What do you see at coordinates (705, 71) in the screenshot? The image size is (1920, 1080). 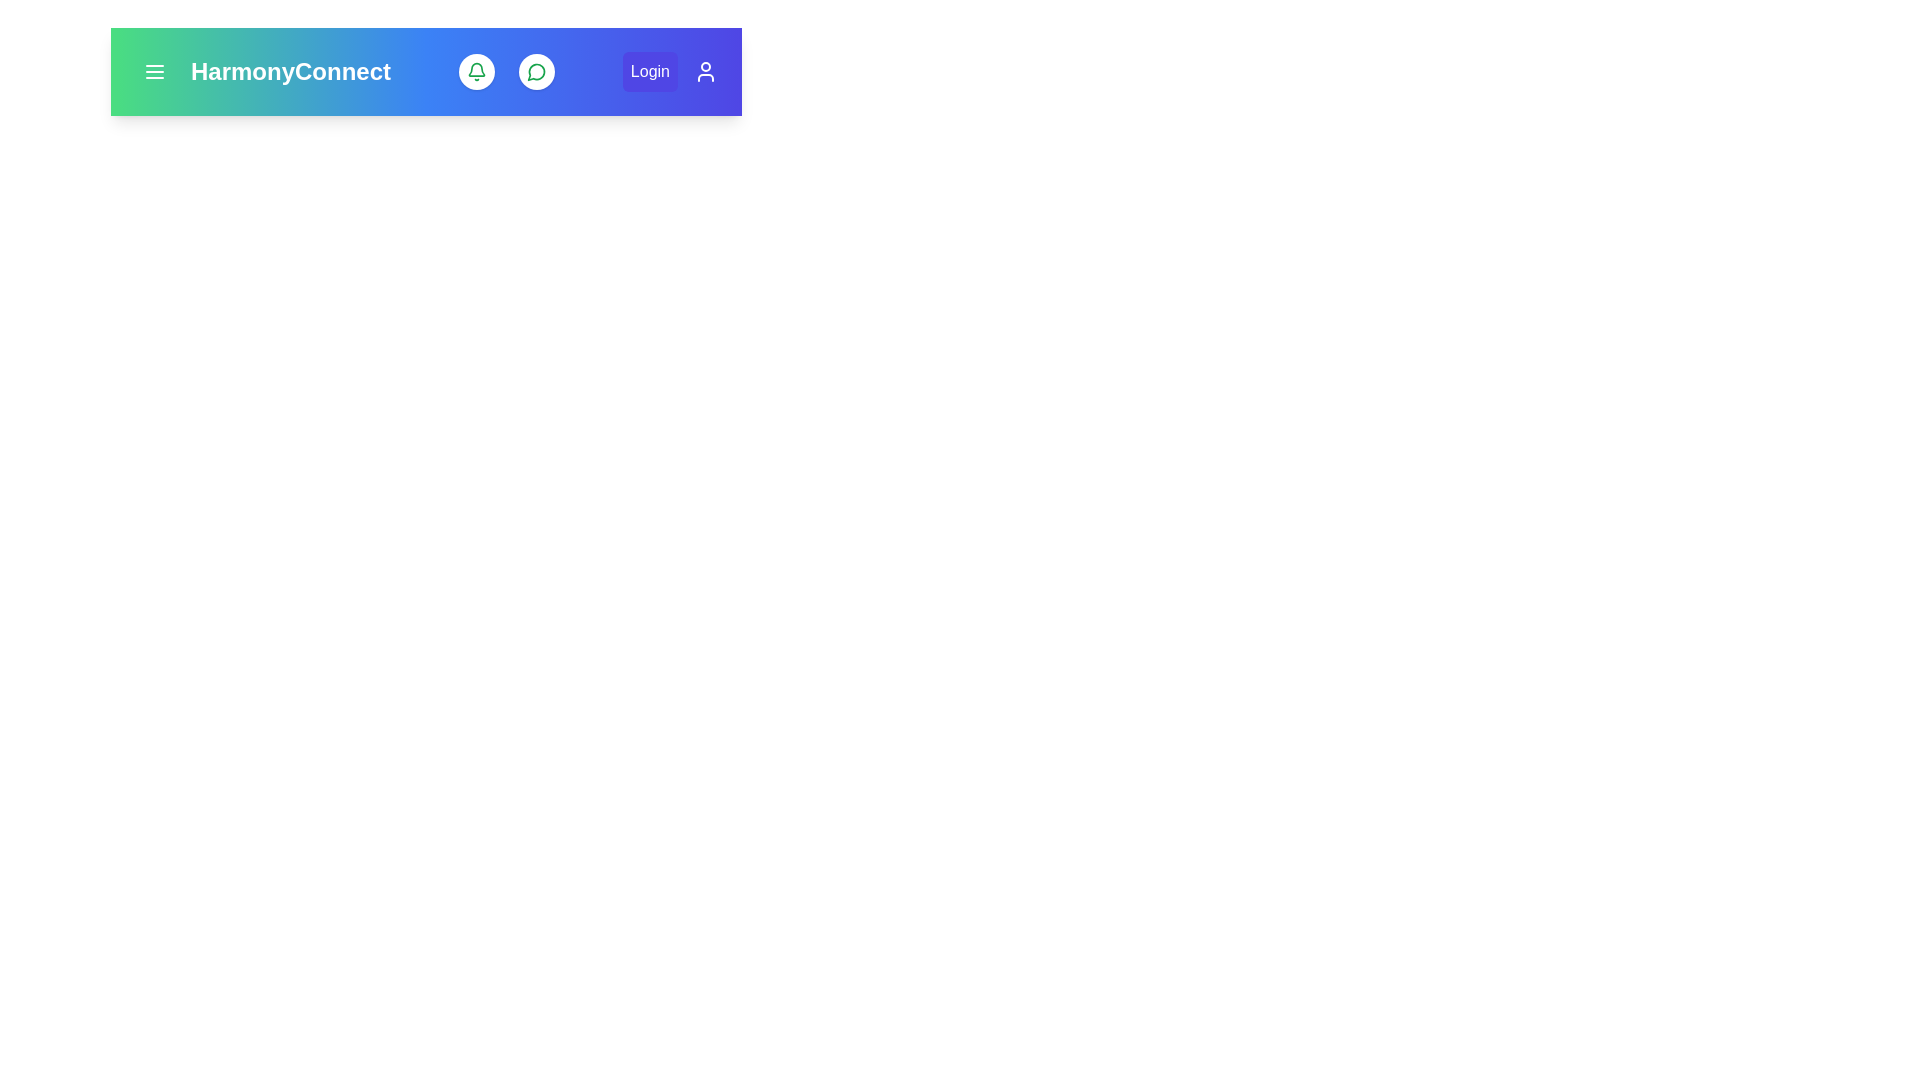 I see `the user icon to access the user profile options` at bounding box center [705, 71].